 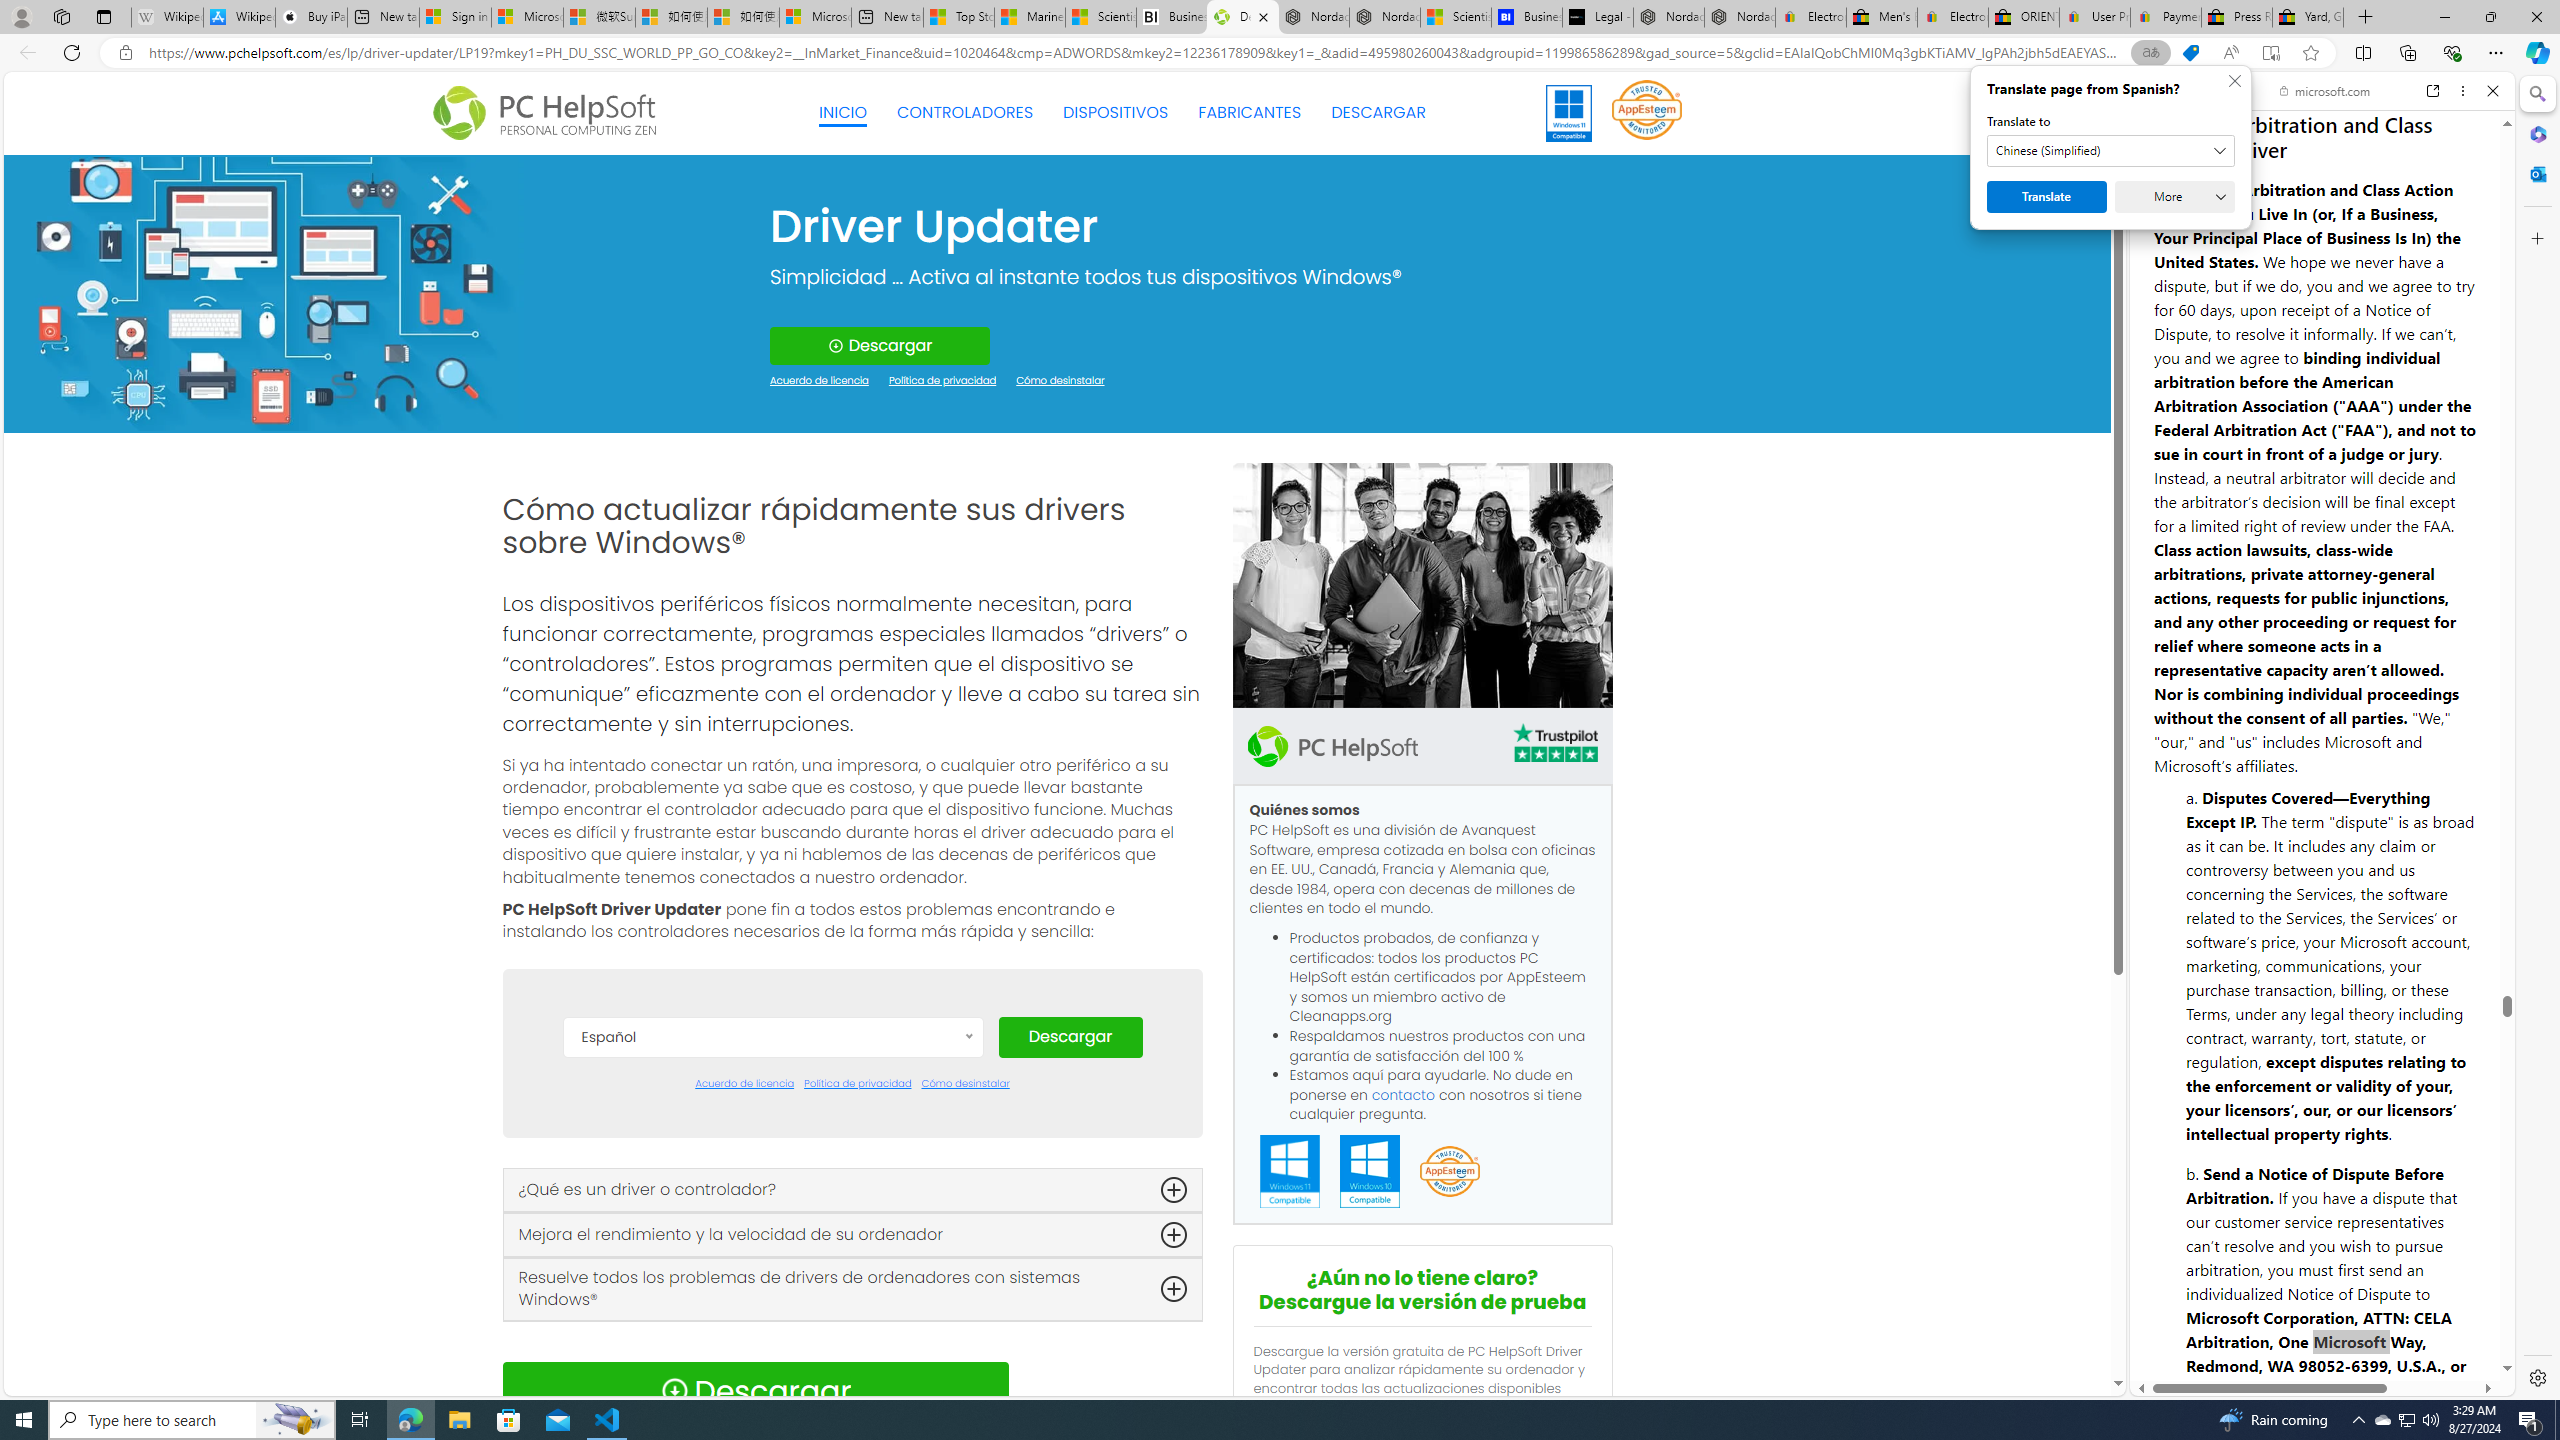 What do you see at coordinates (1250, 112) in the screenshot?
I see `'FABRICANTES'` at bounding box center [1250, 112].